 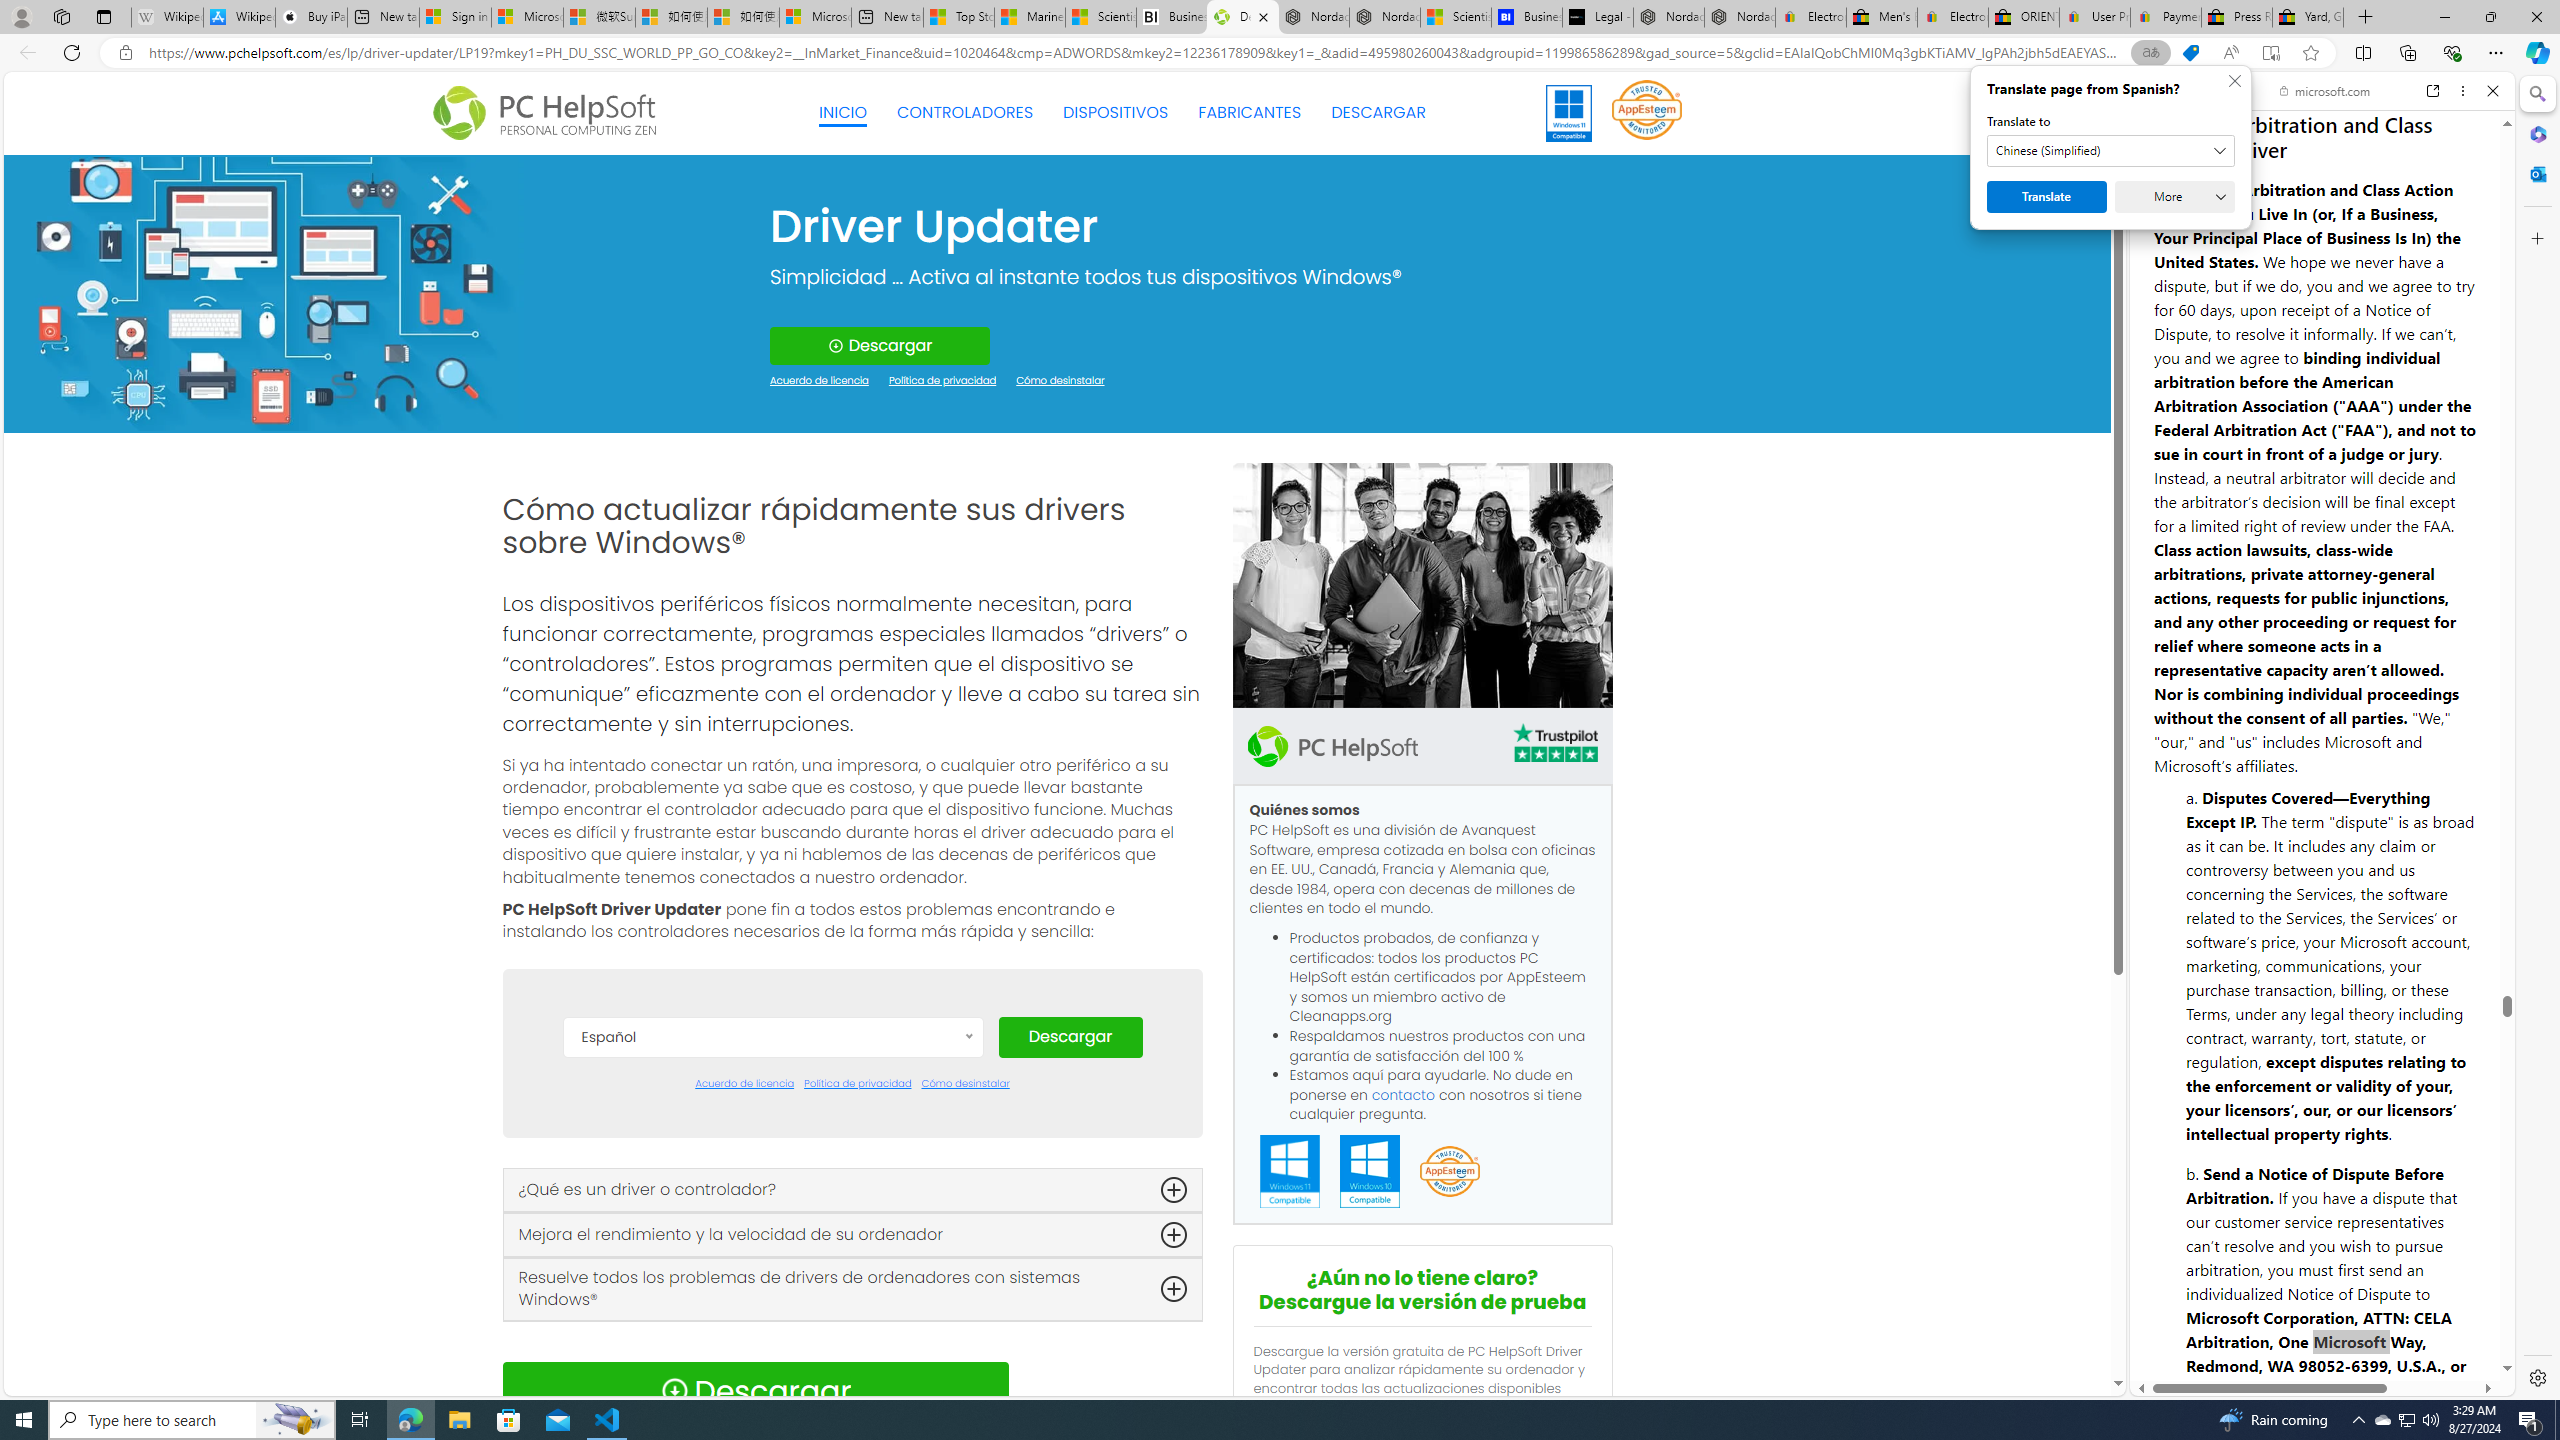 What do you see at coordinates (1250, 112) in the screenshot?
I see `'FABRICANTES'` at bounding box center [1250, 112].